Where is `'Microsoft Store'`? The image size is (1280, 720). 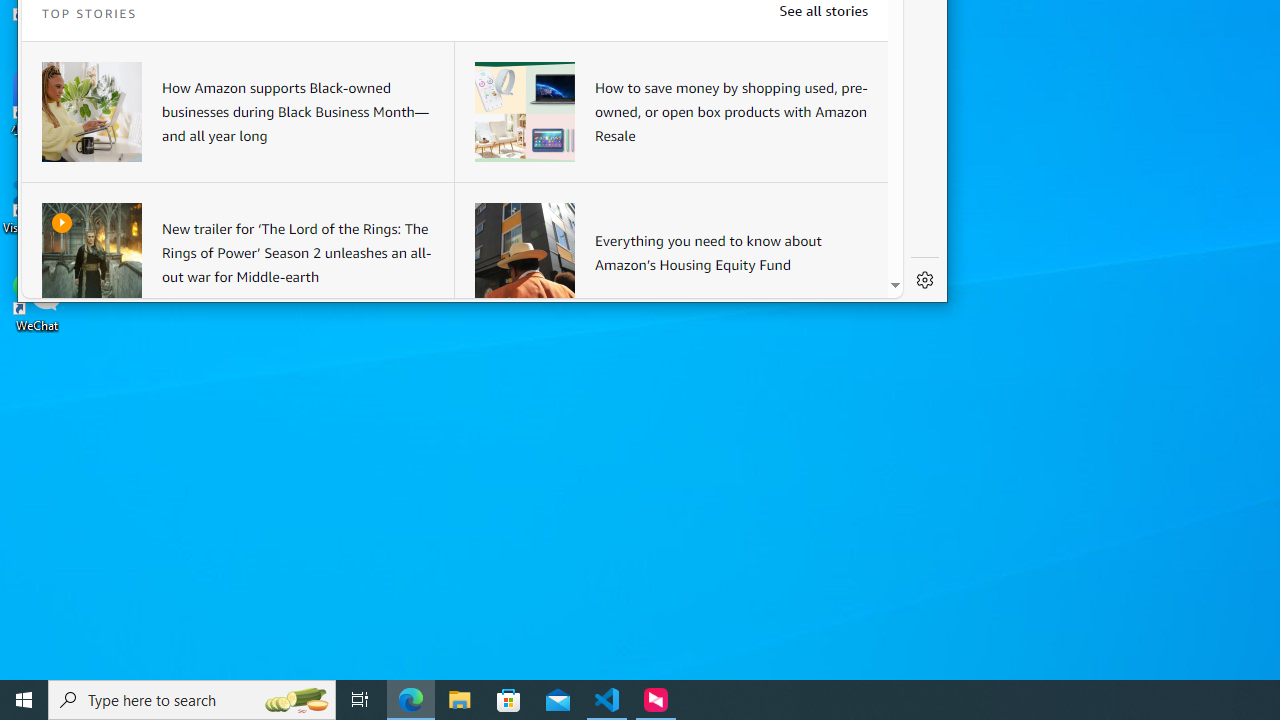
'Microsoft Store' is located at coordinates (509, 698).